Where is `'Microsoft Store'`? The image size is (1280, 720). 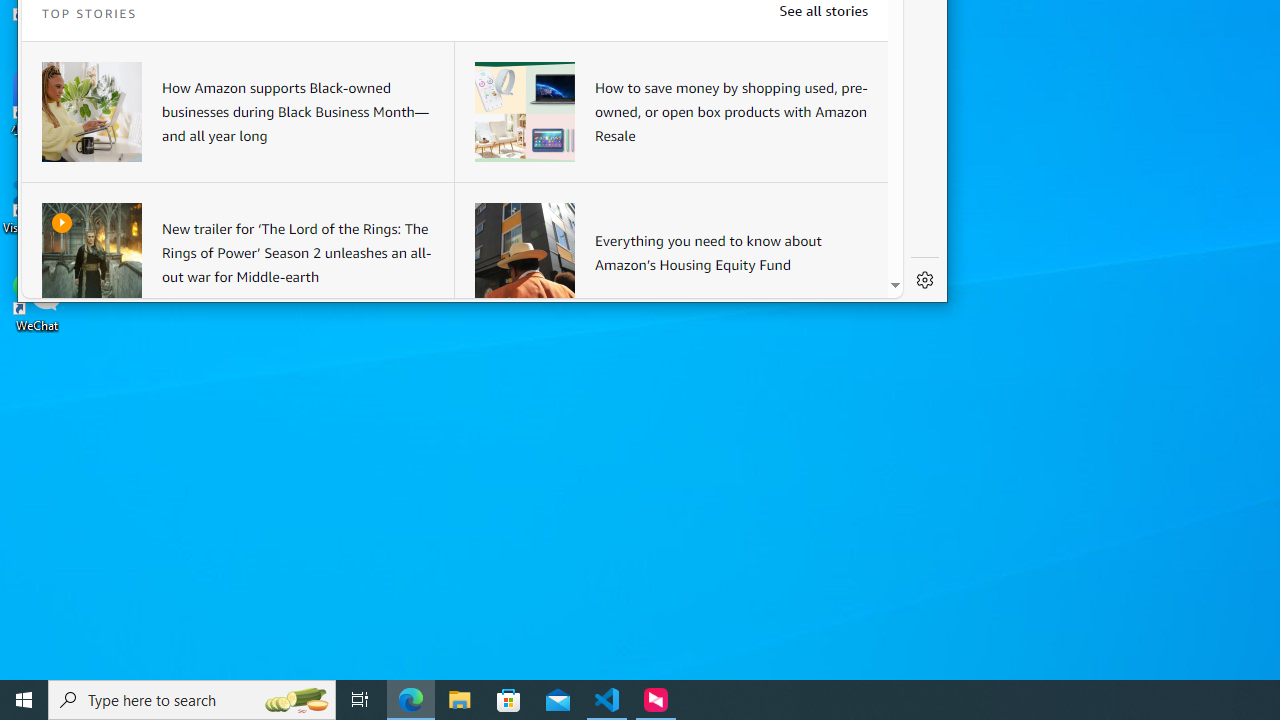
'Microsoft Store' is located at coordinates (509, 698).